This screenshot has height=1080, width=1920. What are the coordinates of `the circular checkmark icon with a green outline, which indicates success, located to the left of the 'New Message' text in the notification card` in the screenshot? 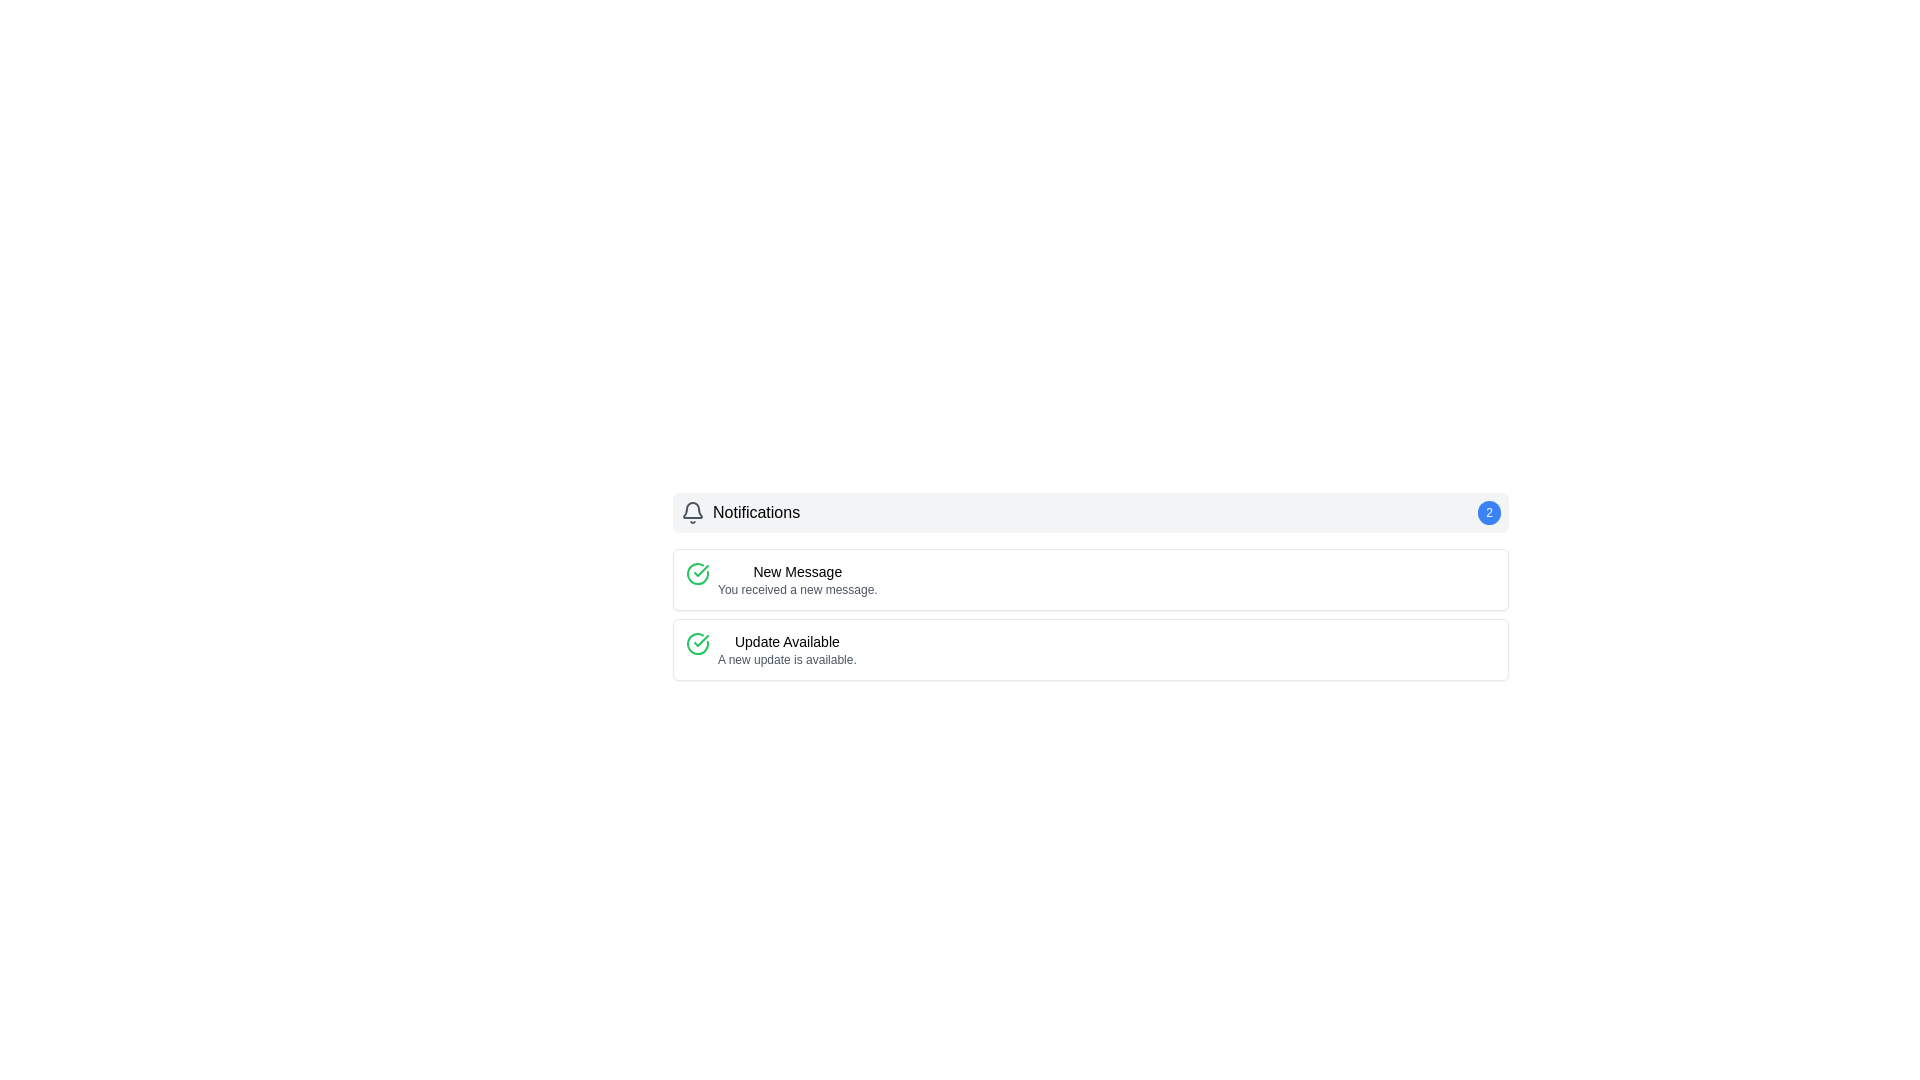 It's located at (697, 574).